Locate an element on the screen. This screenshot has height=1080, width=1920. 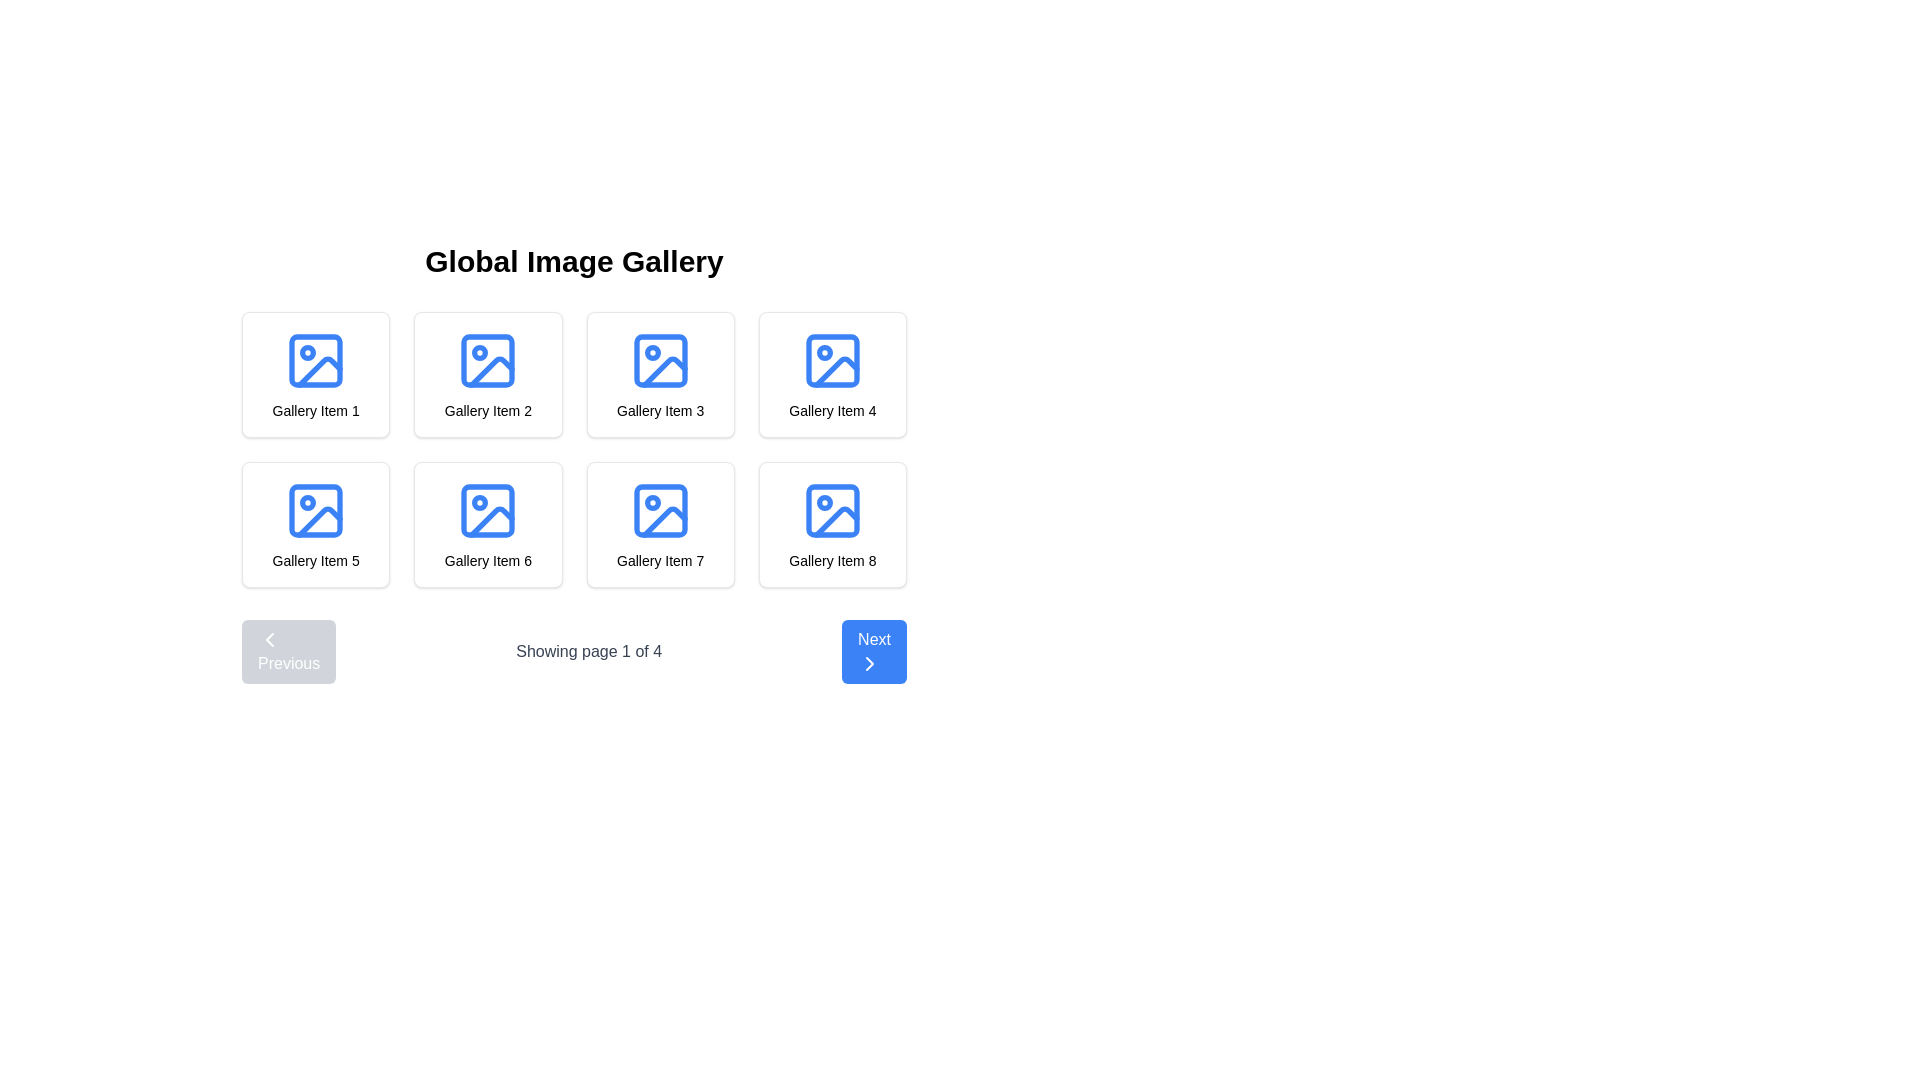
the circular visual element located within 'Gallery Item 3' near the top-left section of its graphical icon is located at coordinates (652, 352).